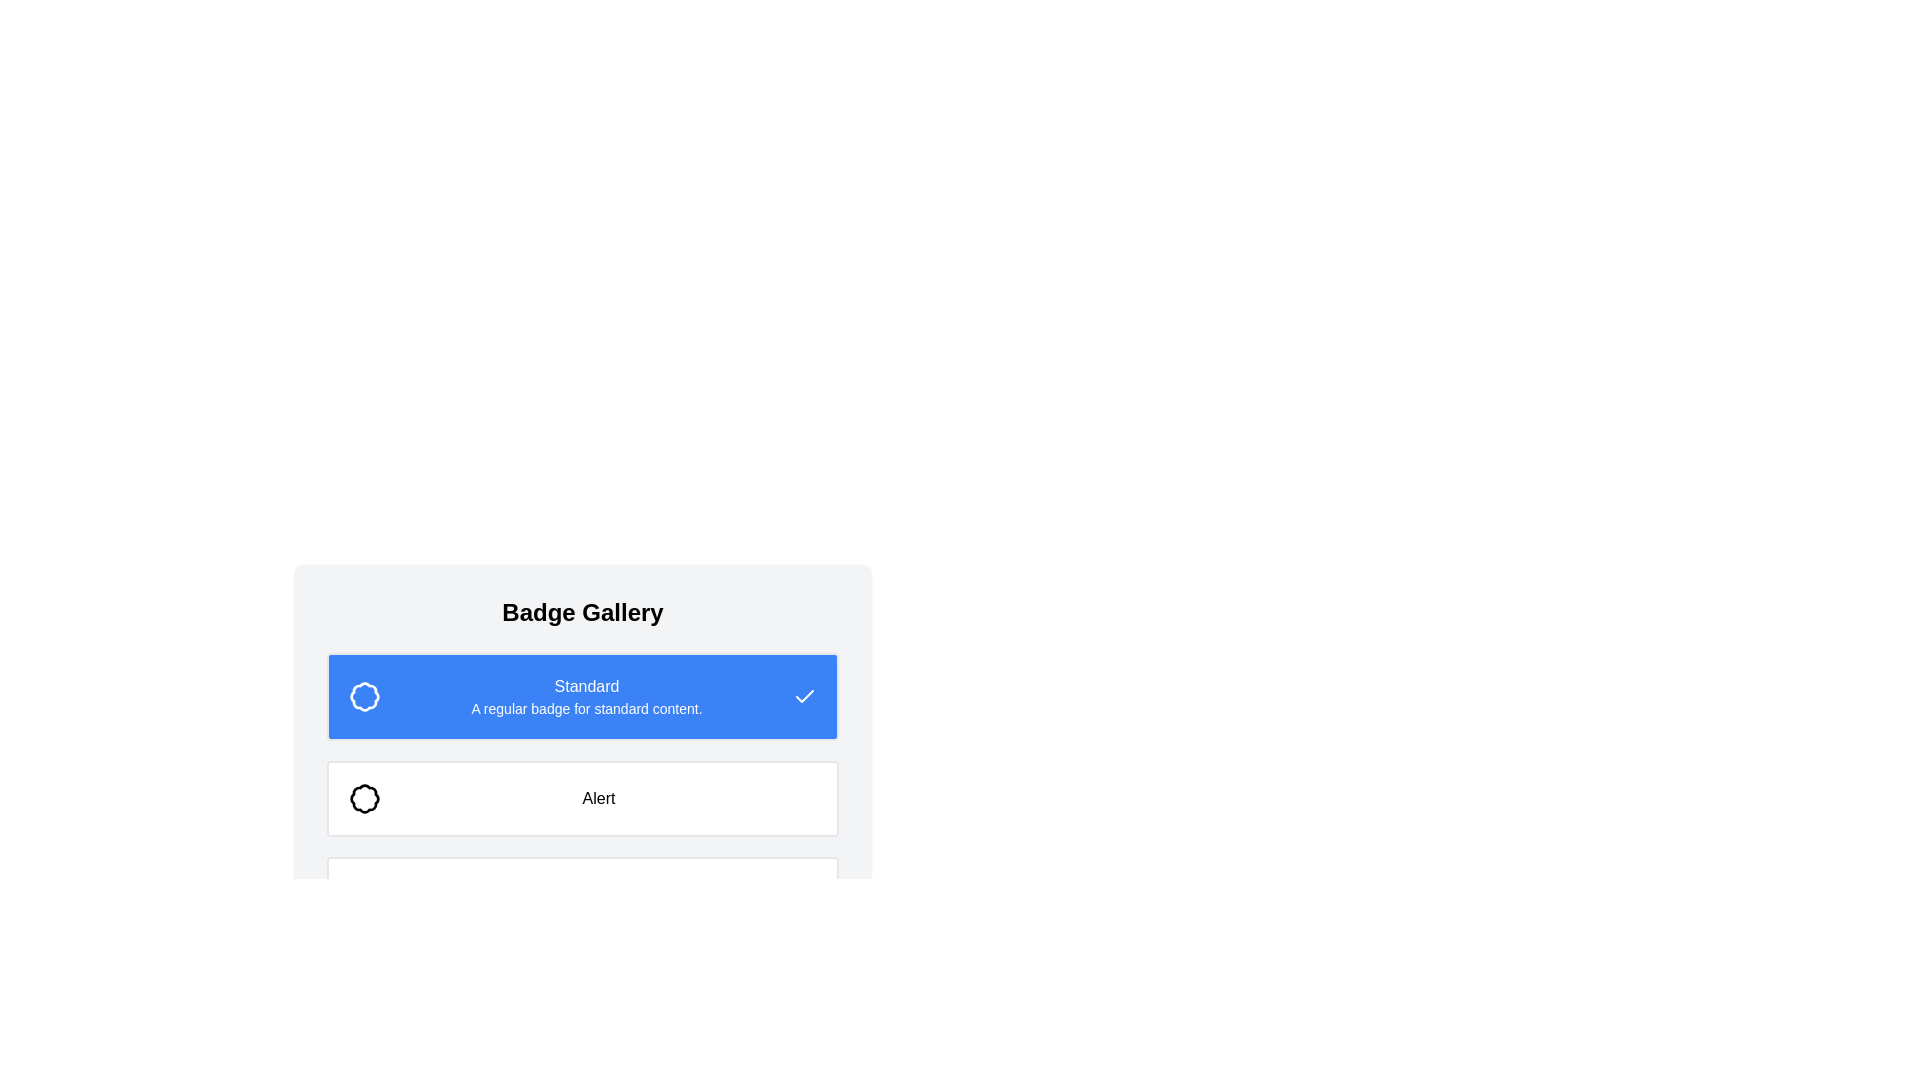  What do you see at coordinates (585, 708) in the screenshot?
I see `the text element displaying 'A regular badge for standard content.' which is located beneath the 'Standard' text in the blue section` at bounding box center [585, 708].